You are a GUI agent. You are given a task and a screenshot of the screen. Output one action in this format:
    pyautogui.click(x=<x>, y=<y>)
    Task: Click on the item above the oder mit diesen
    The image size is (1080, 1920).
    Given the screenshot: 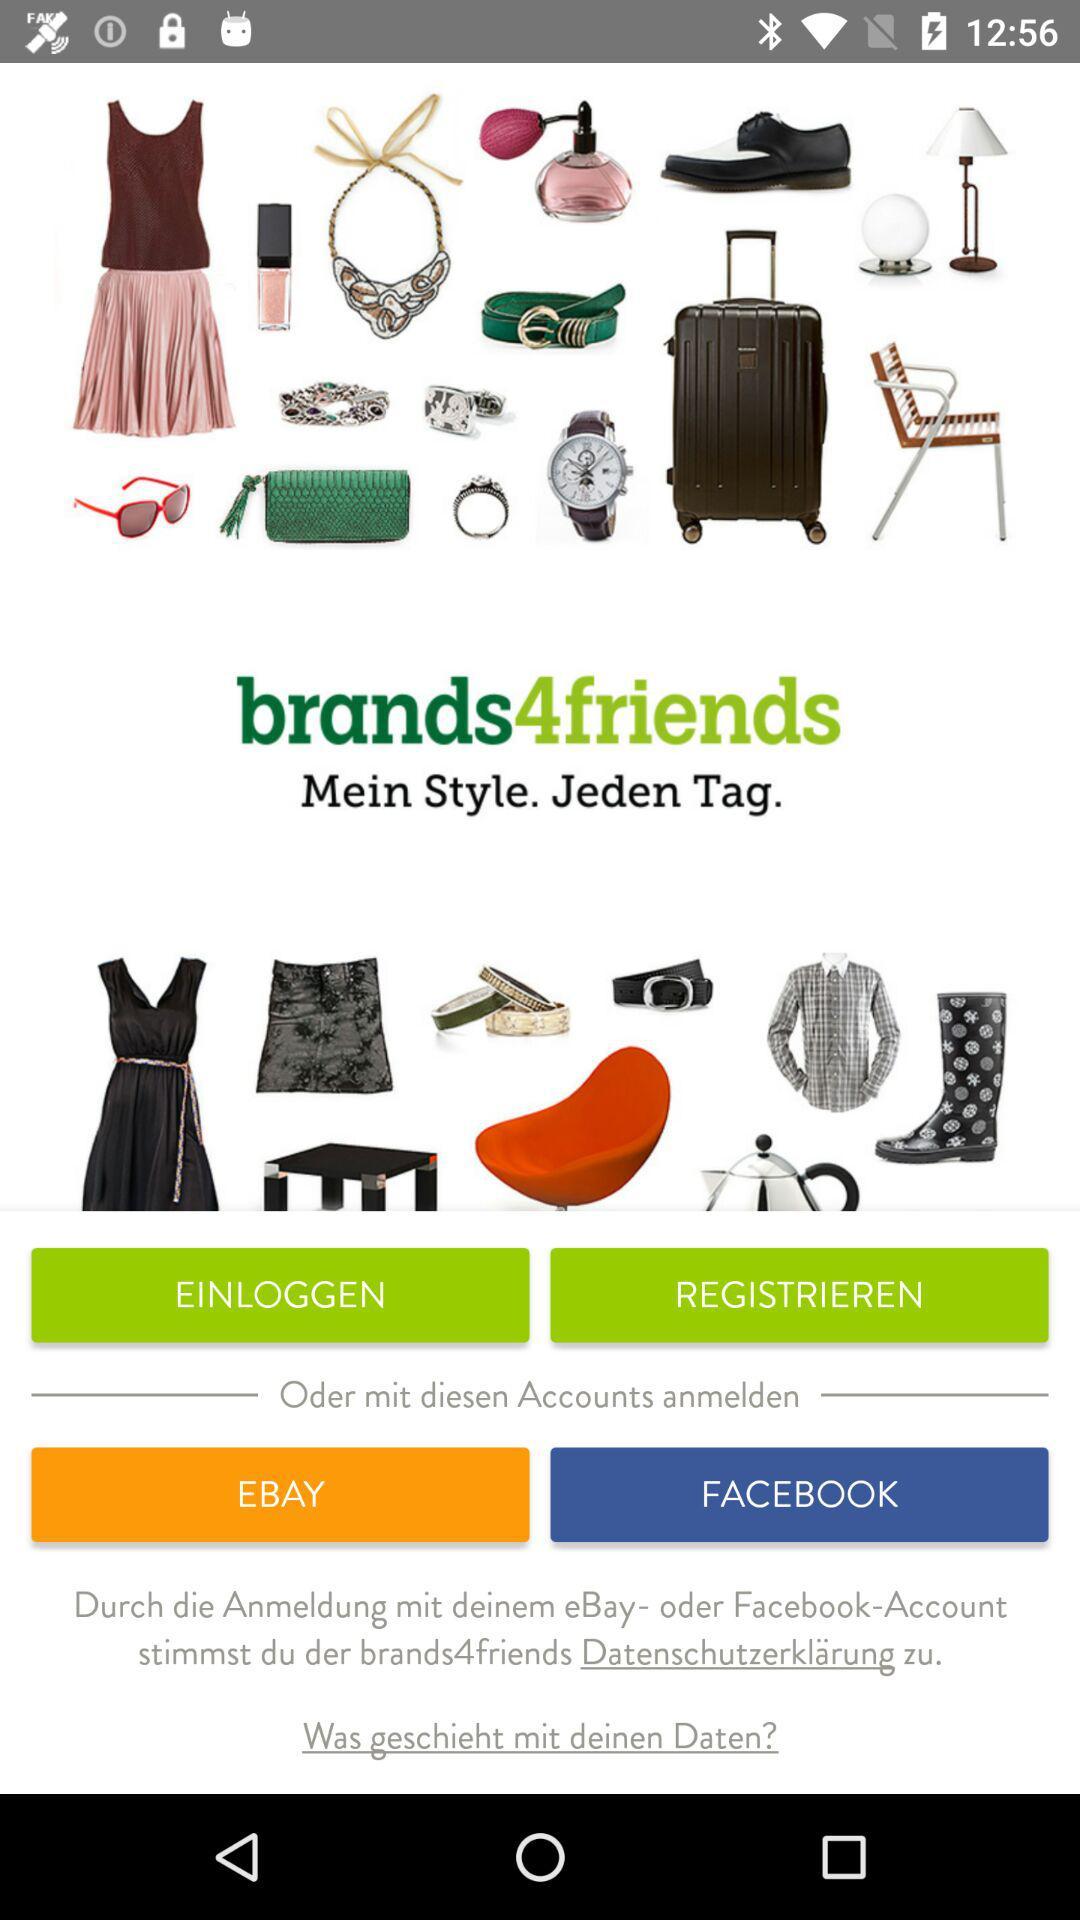 What is the action you would take?
    pyautogui.click(x=798, y=1295)
    